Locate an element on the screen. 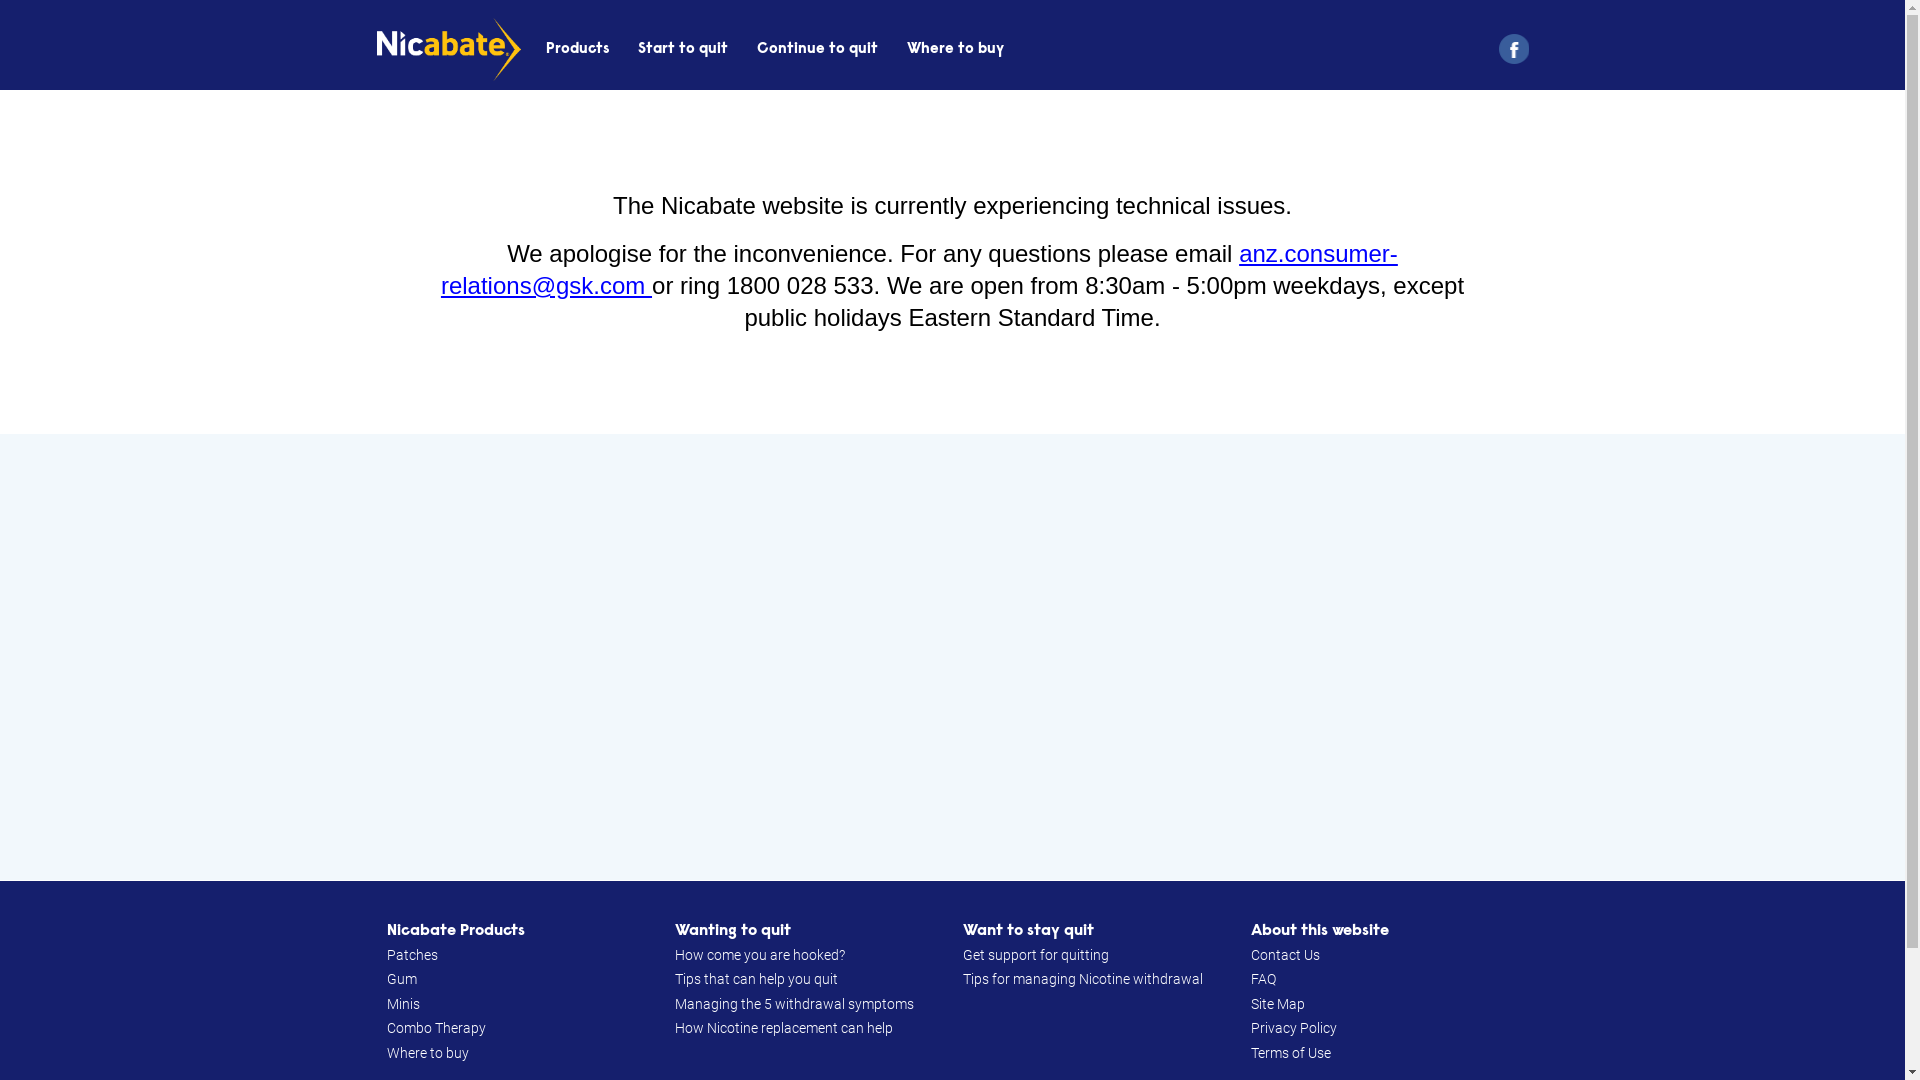  'anz.consumer-relations@gsk.com' is located at coordinates (918, 268).